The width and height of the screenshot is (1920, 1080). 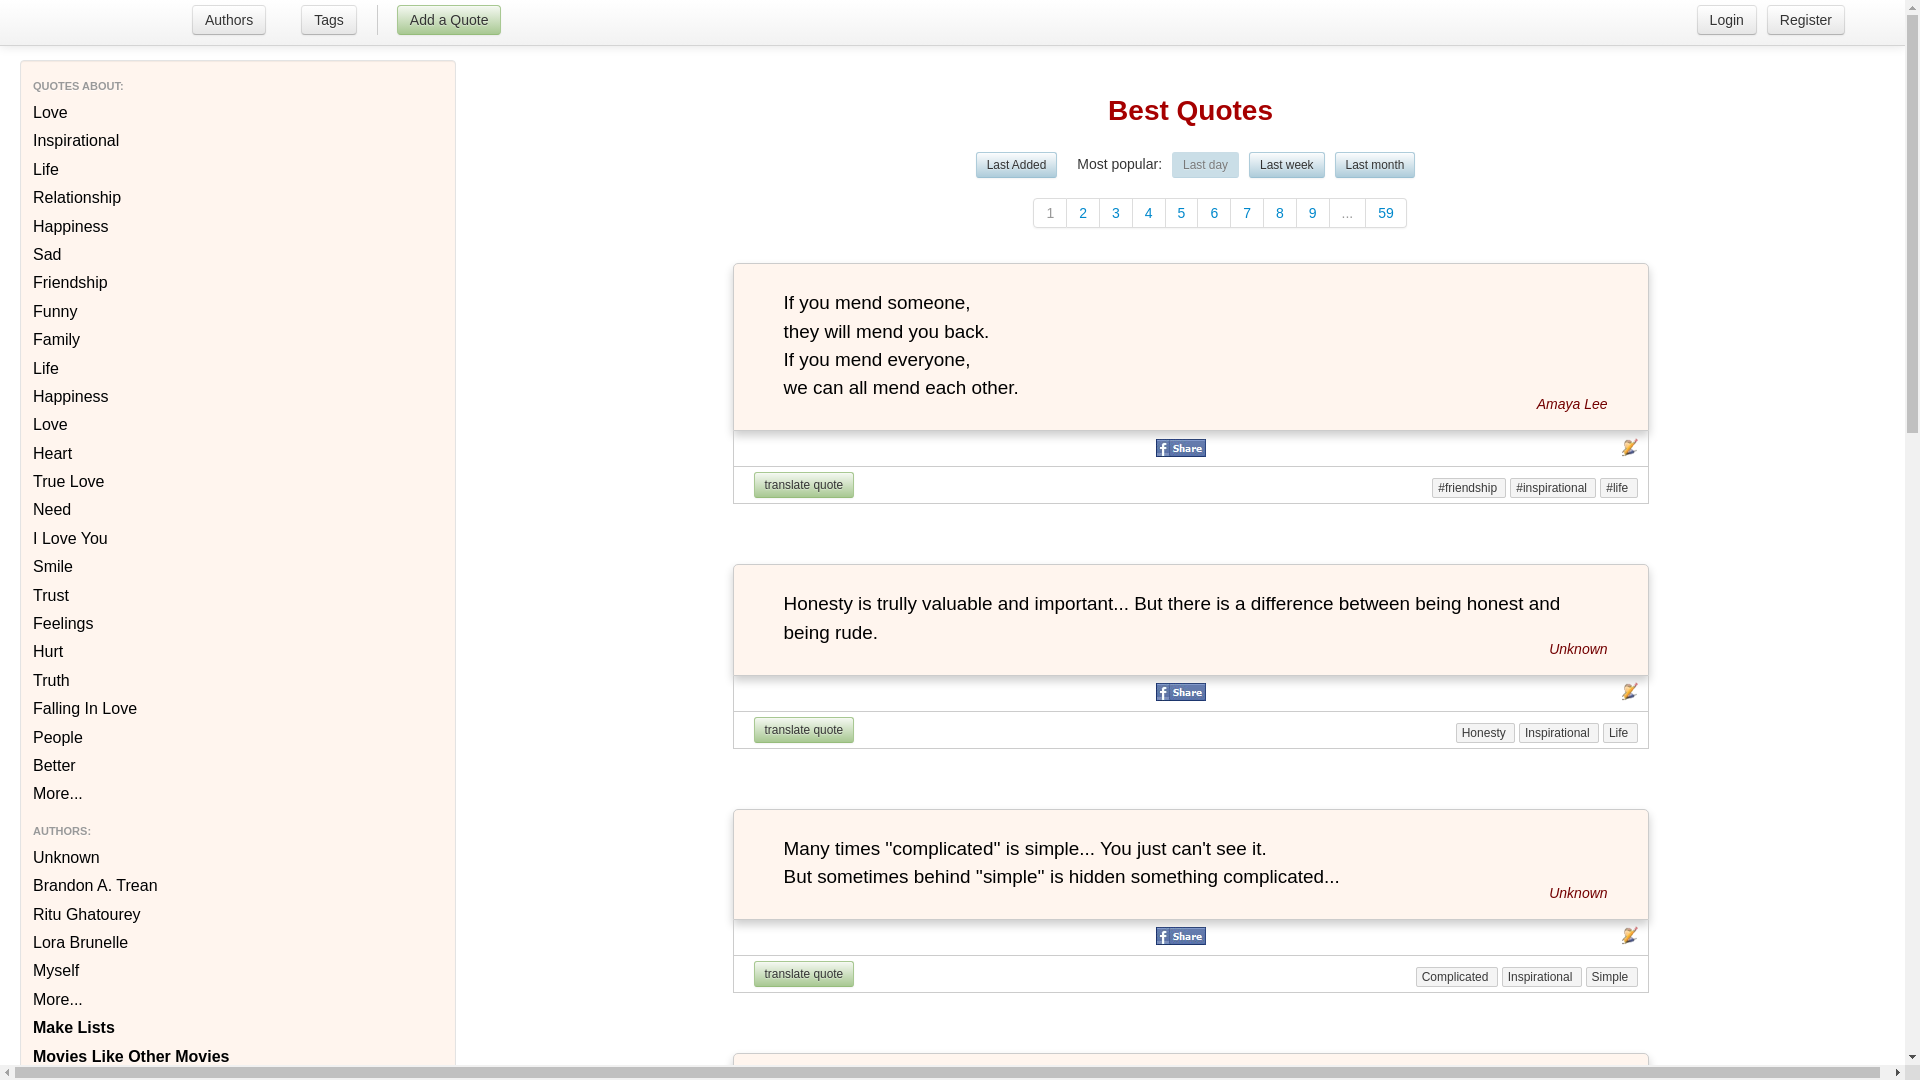 What do you see at coordinates (1246, 212) in the screenshot?
I see `'7'` at bounding box center [1246, 212].